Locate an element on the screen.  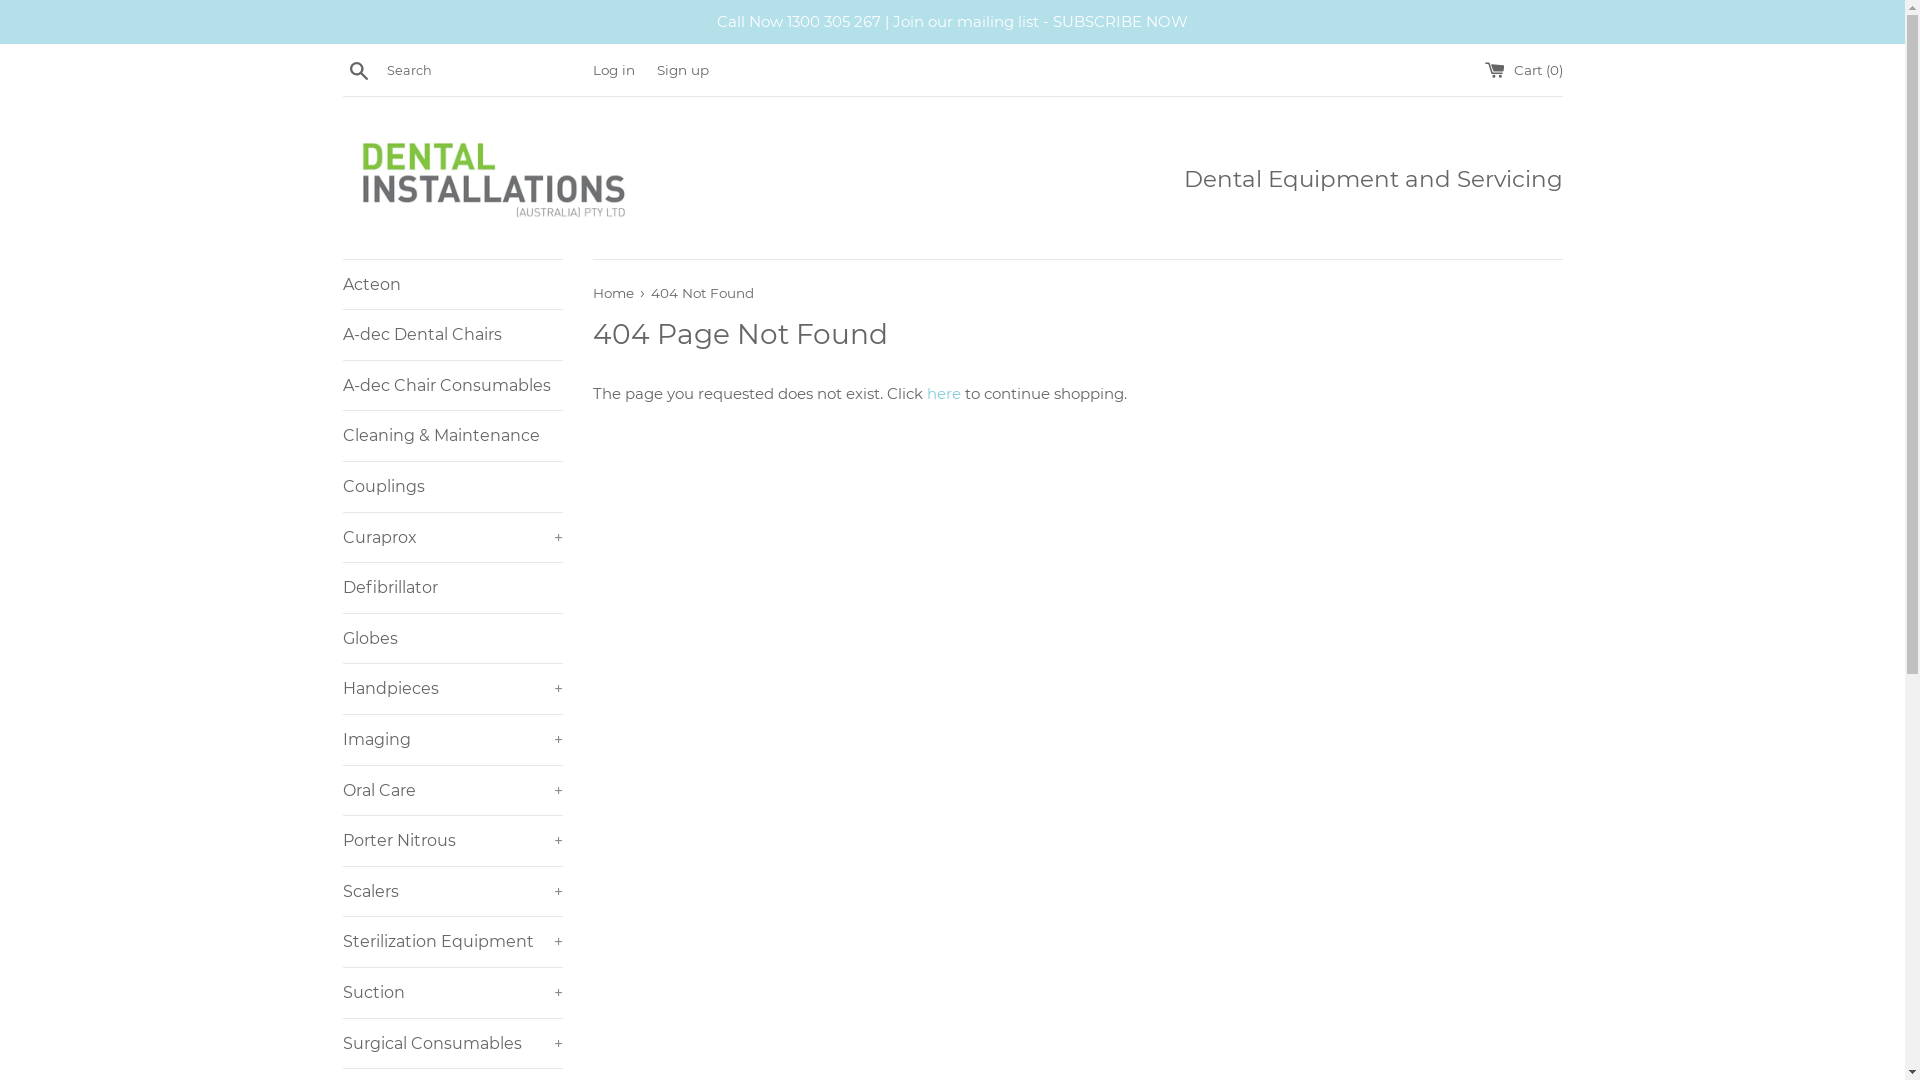
'Cleaning & Maintenance' is located at coordinates (450, 434).